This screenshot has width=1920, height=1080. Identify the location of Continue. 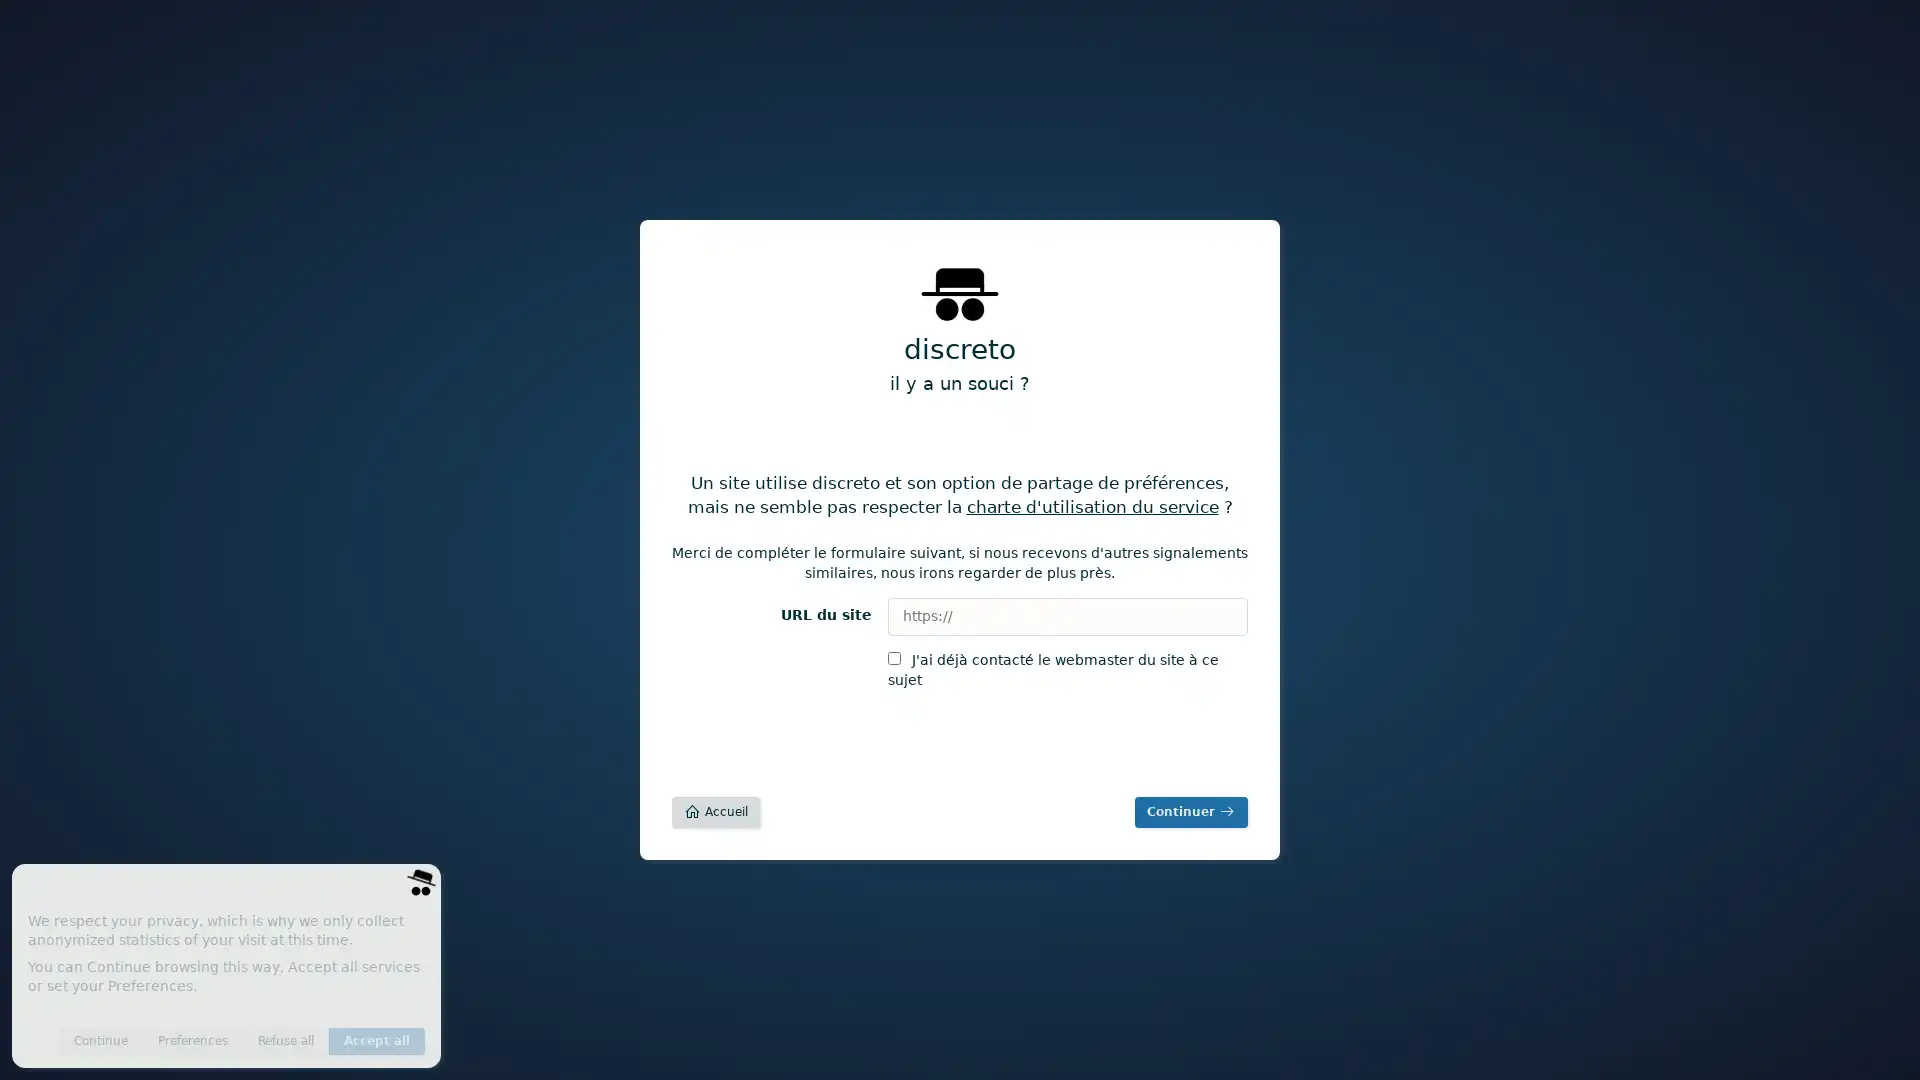
(99, 1040).